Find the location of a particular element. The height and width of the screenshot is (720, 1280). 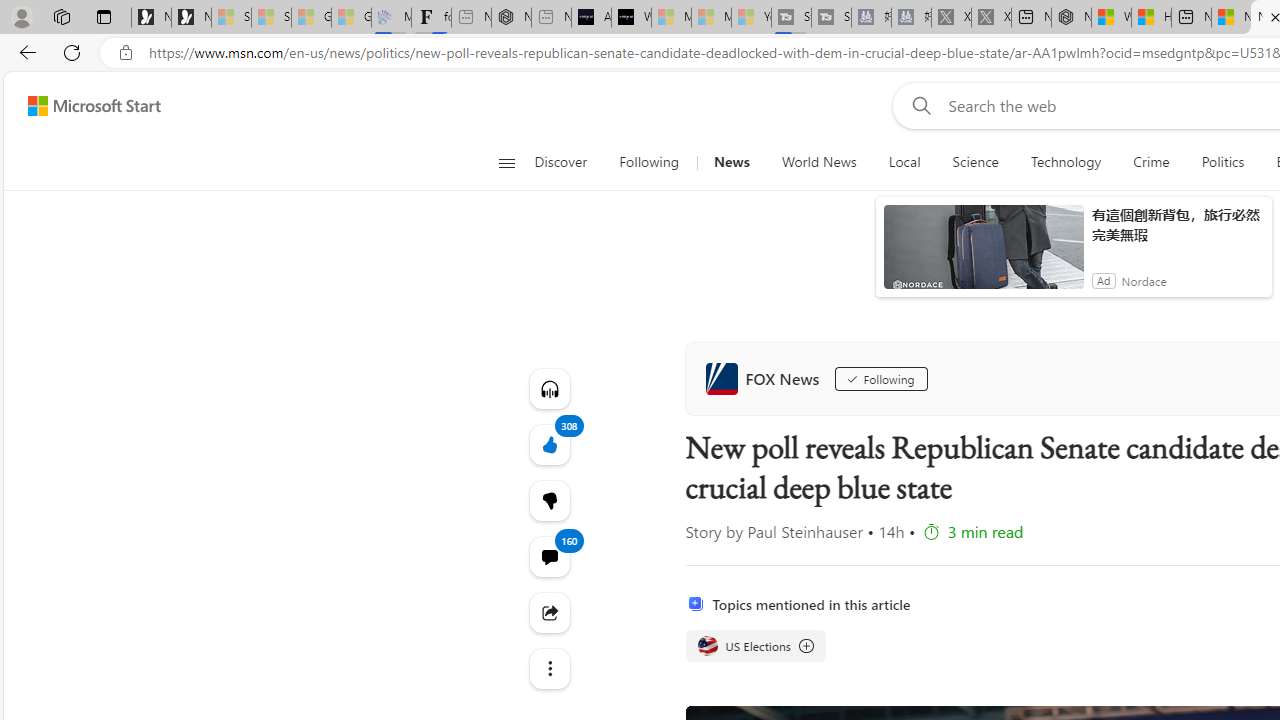

'More like this308Fewer like thisView comments' is located at coordinates (549, 499).